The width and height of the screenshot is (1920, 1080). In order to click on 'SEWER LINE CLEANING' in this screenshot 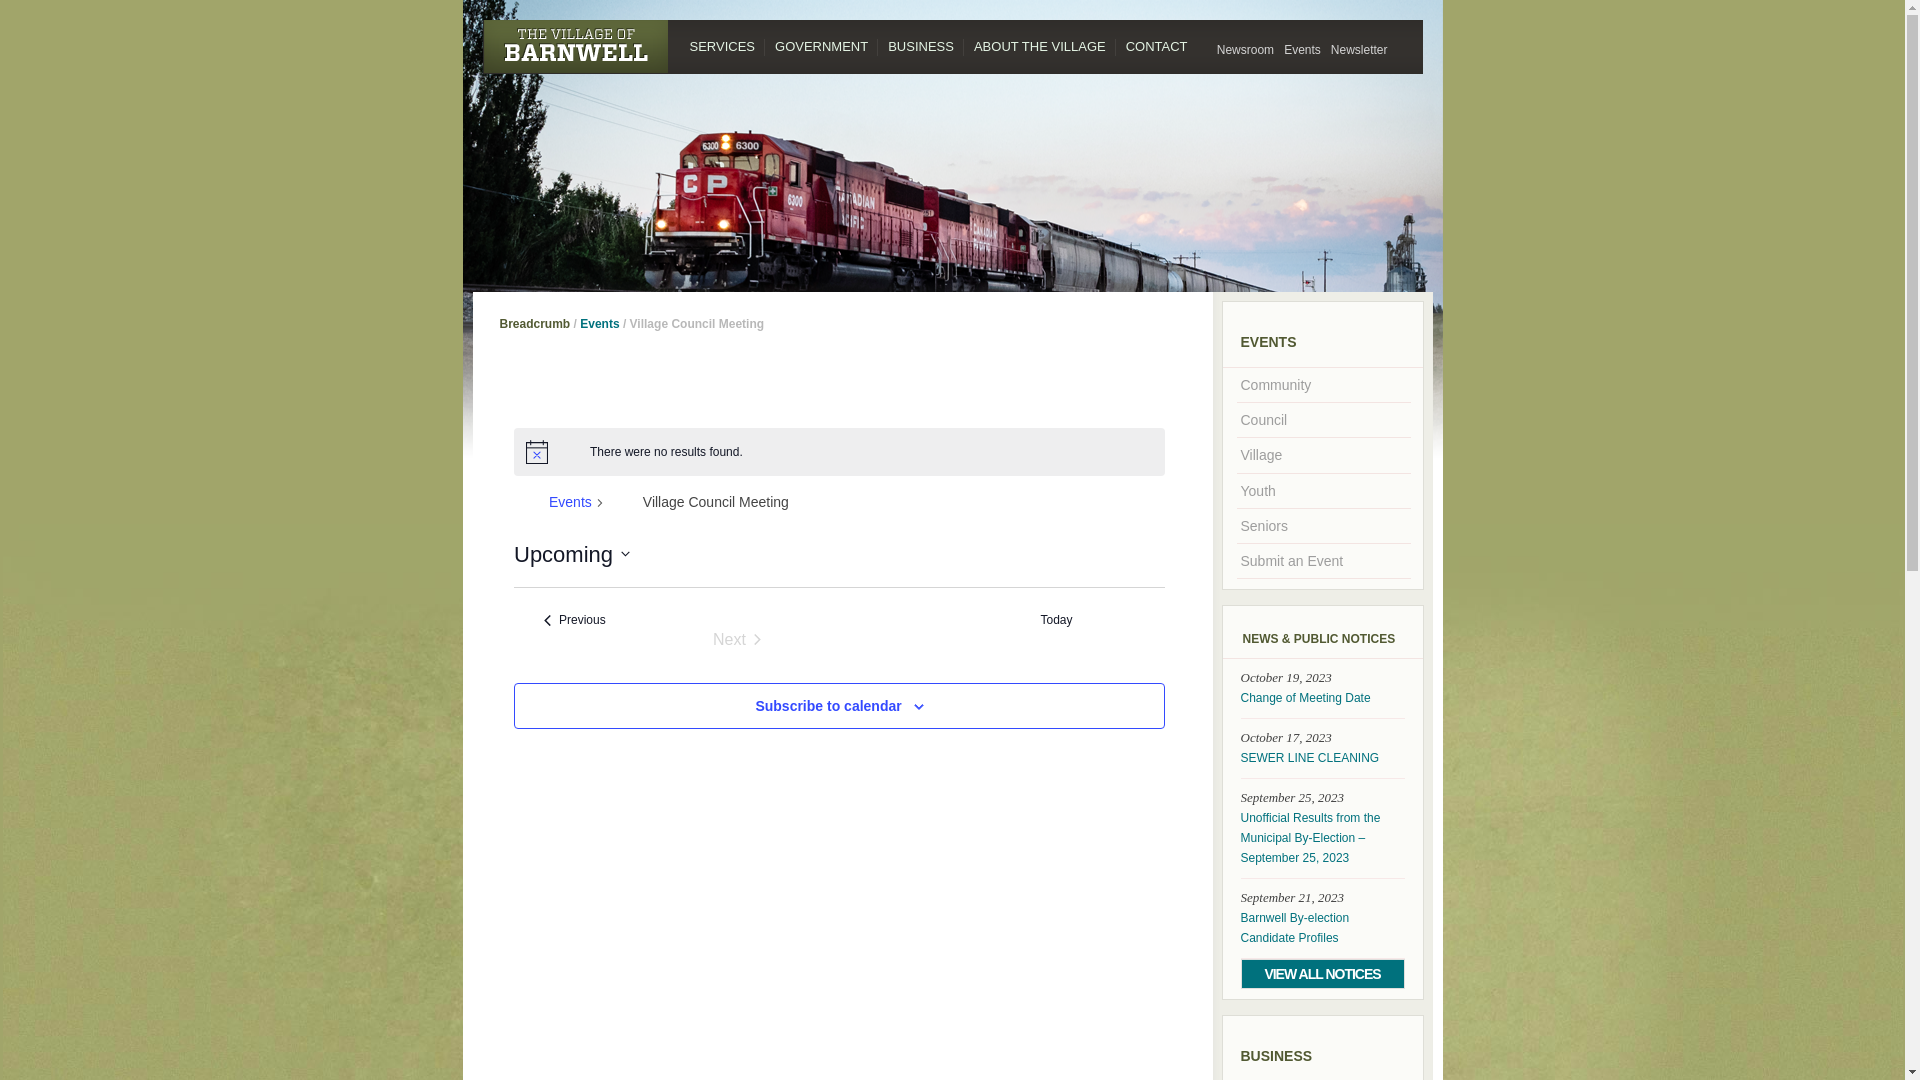, I will do `click(1321, 758)`.